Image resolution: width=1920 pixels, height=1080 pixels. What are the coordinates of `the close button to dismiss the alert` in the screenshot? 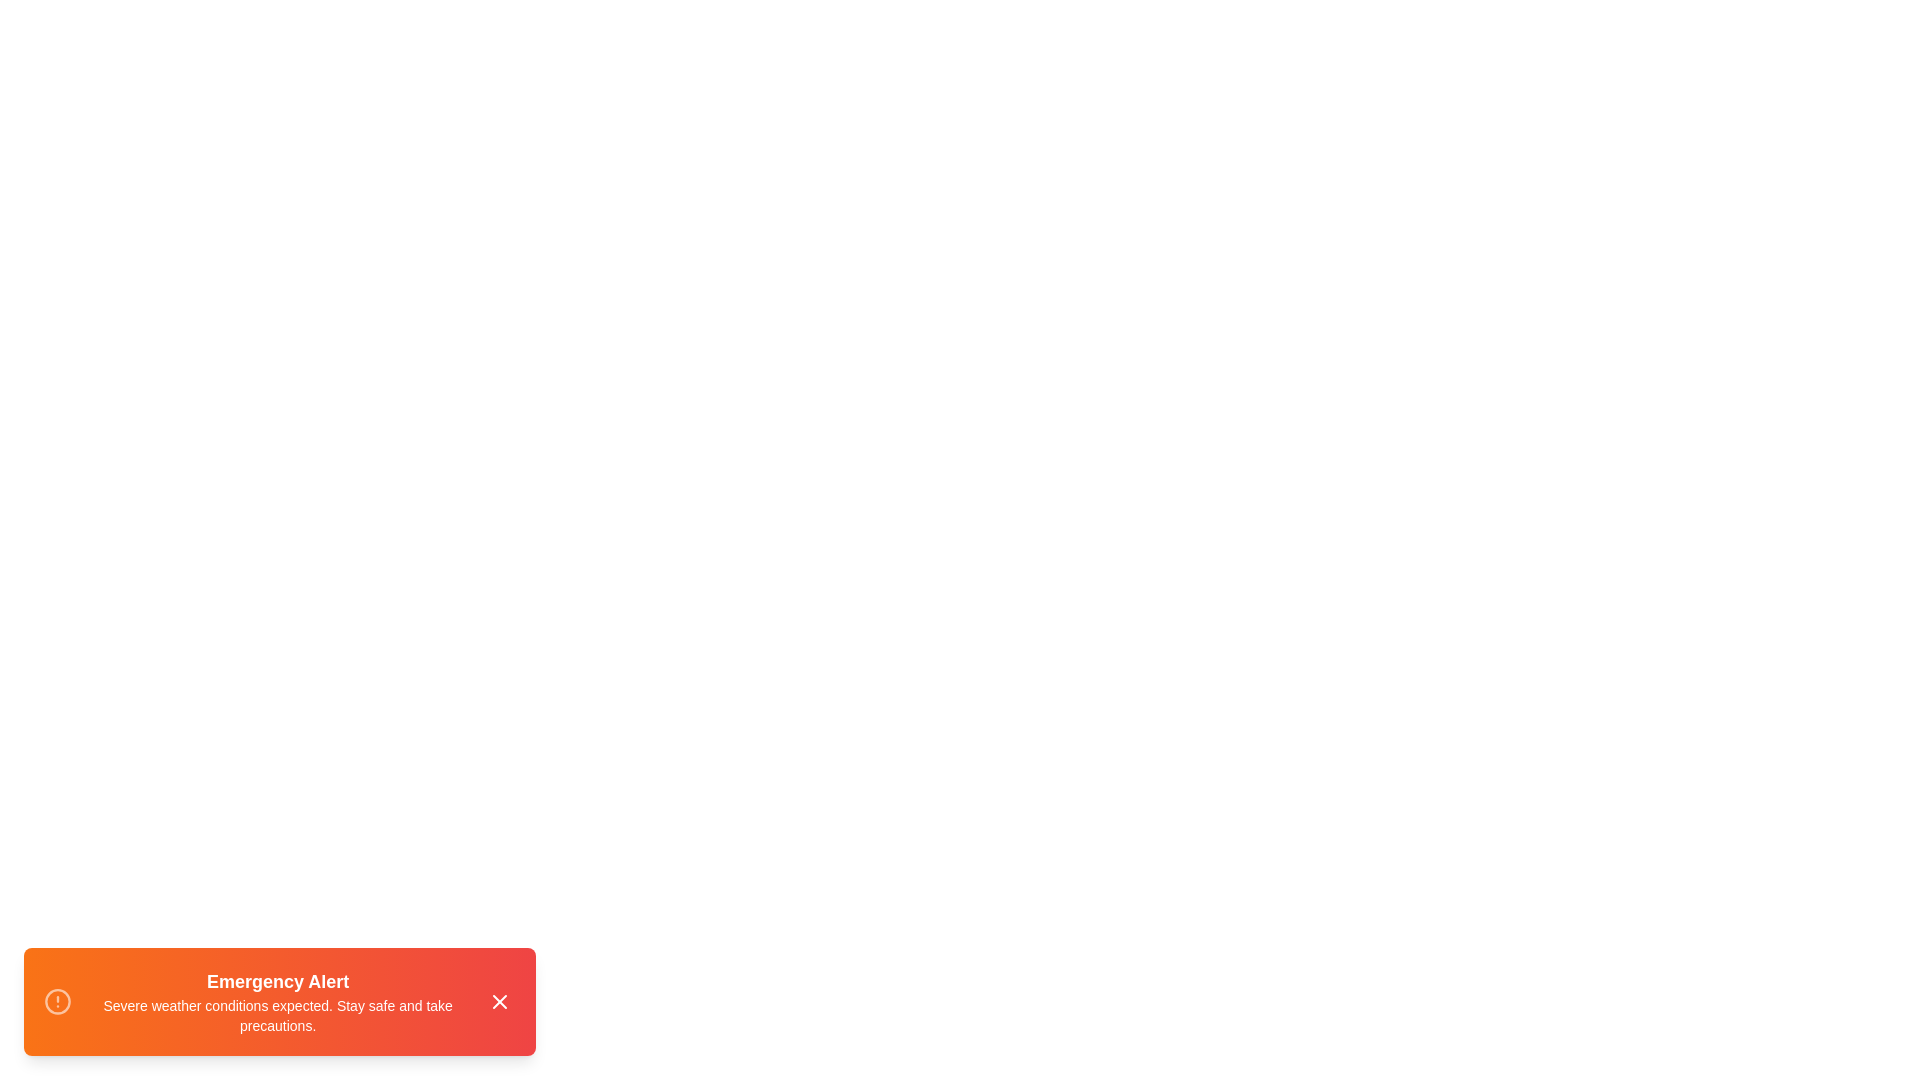 It's located at (499, 1002).